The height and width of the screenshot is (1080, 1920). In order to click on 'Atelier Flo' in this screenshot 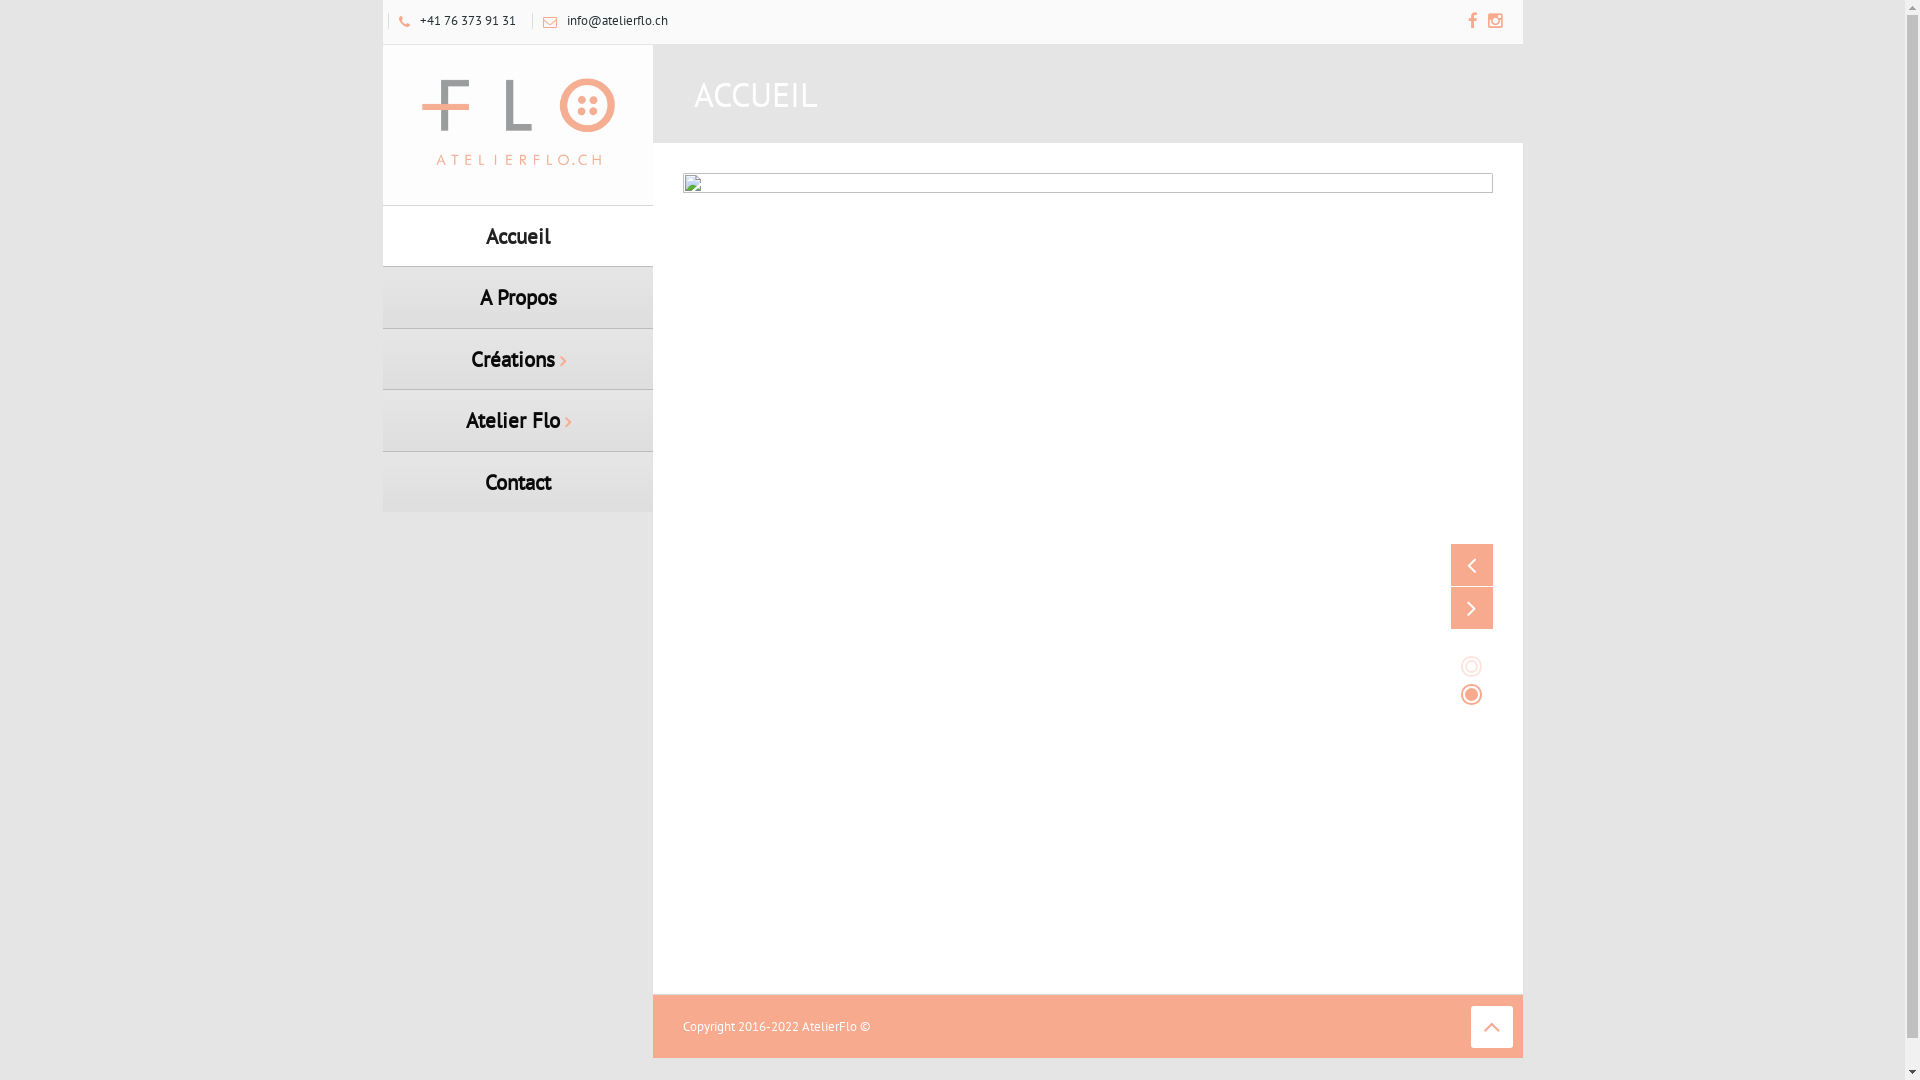, I will do `click(382, 418)`.